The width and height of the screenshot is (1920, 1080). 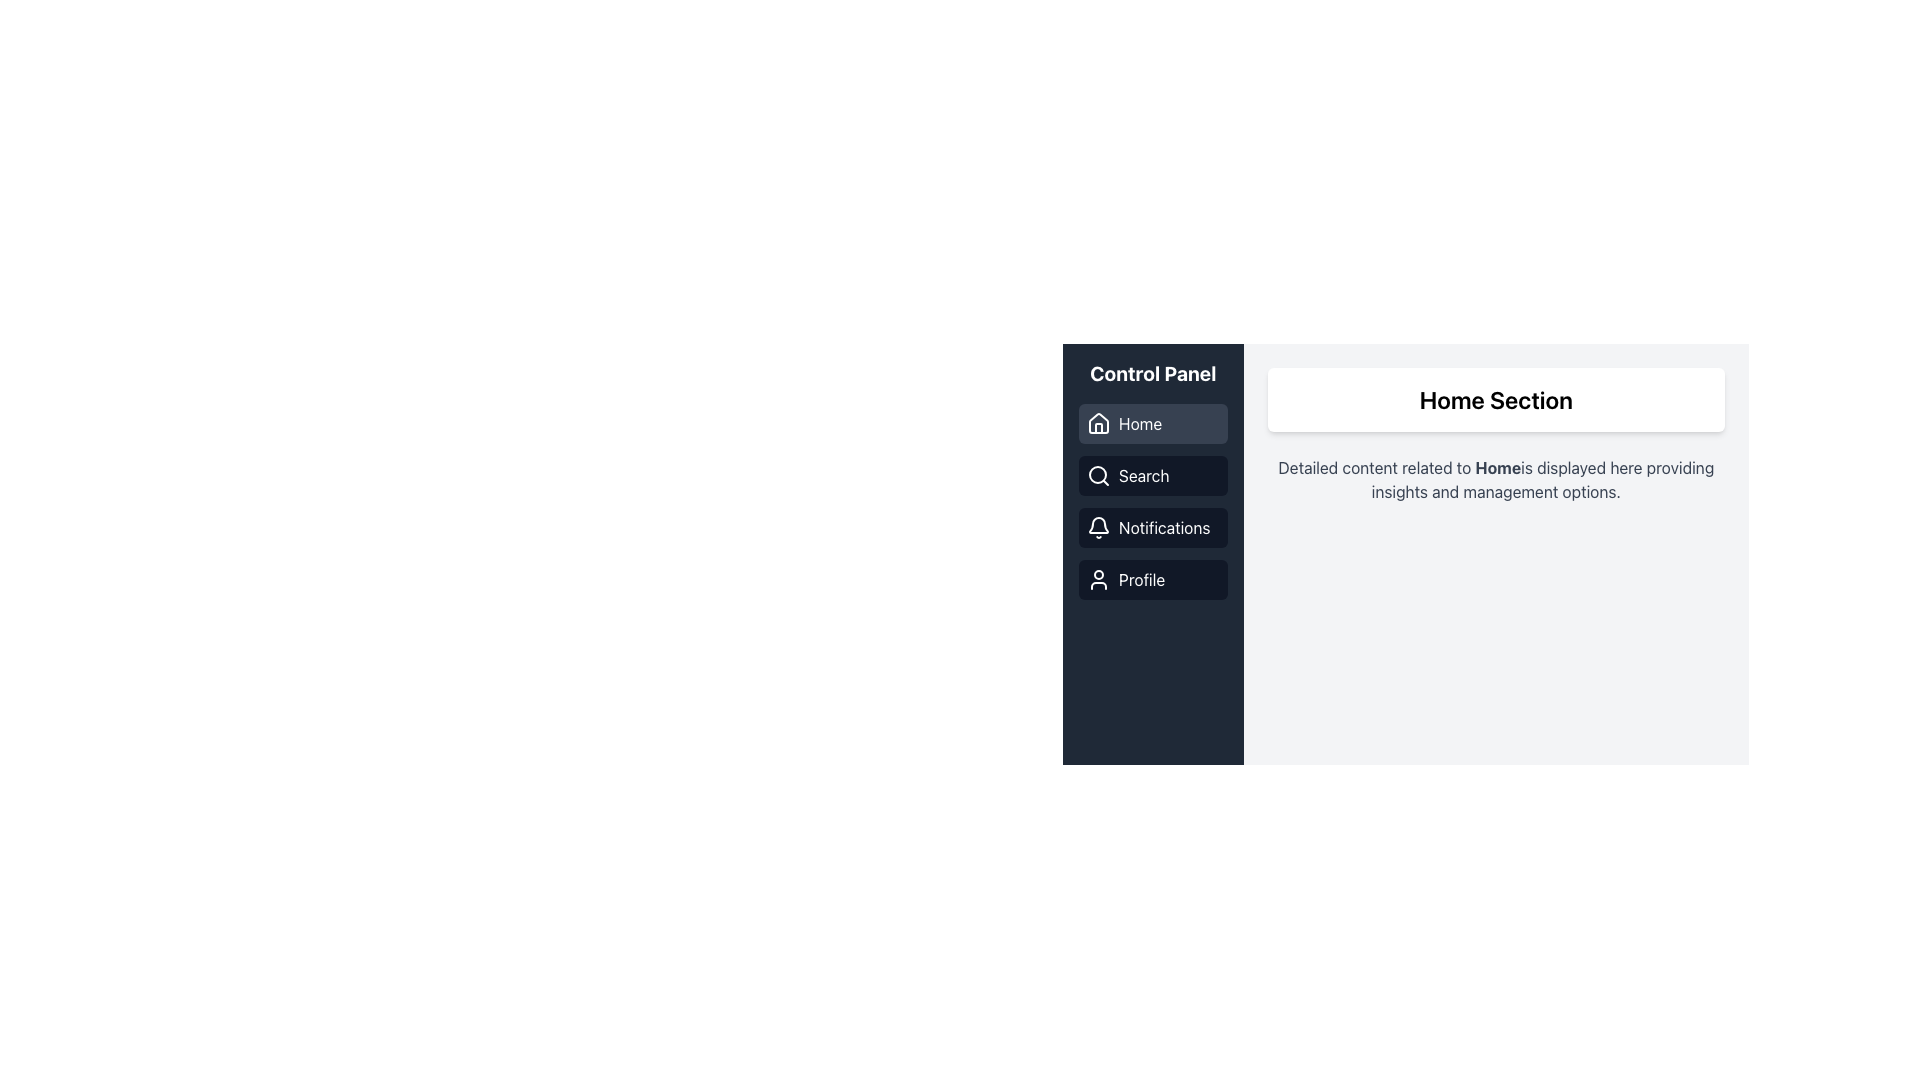 What do you see at coordinates (1098, 422) in the screenshot?
I see `the 'Home' icon located in the left-side panel at the top of the navigation menu` at bounding box center [1098, 422].